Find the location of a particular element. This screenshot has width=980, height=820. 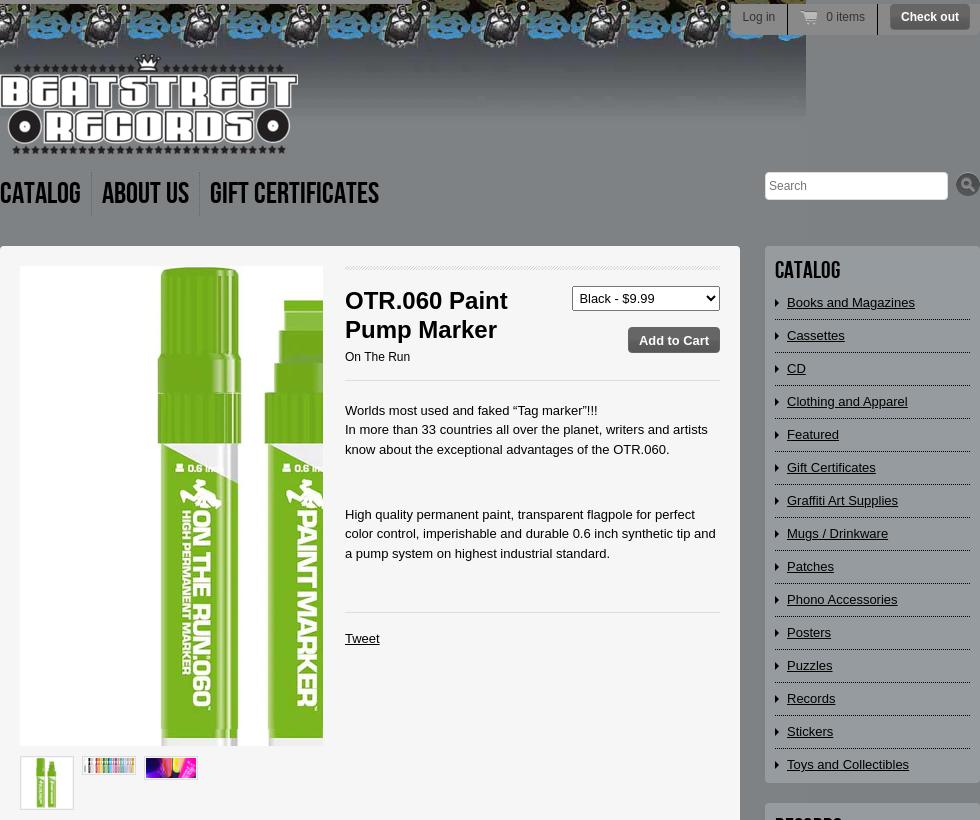

'Toys and Collectibles' is located at coordinates (847, 763).